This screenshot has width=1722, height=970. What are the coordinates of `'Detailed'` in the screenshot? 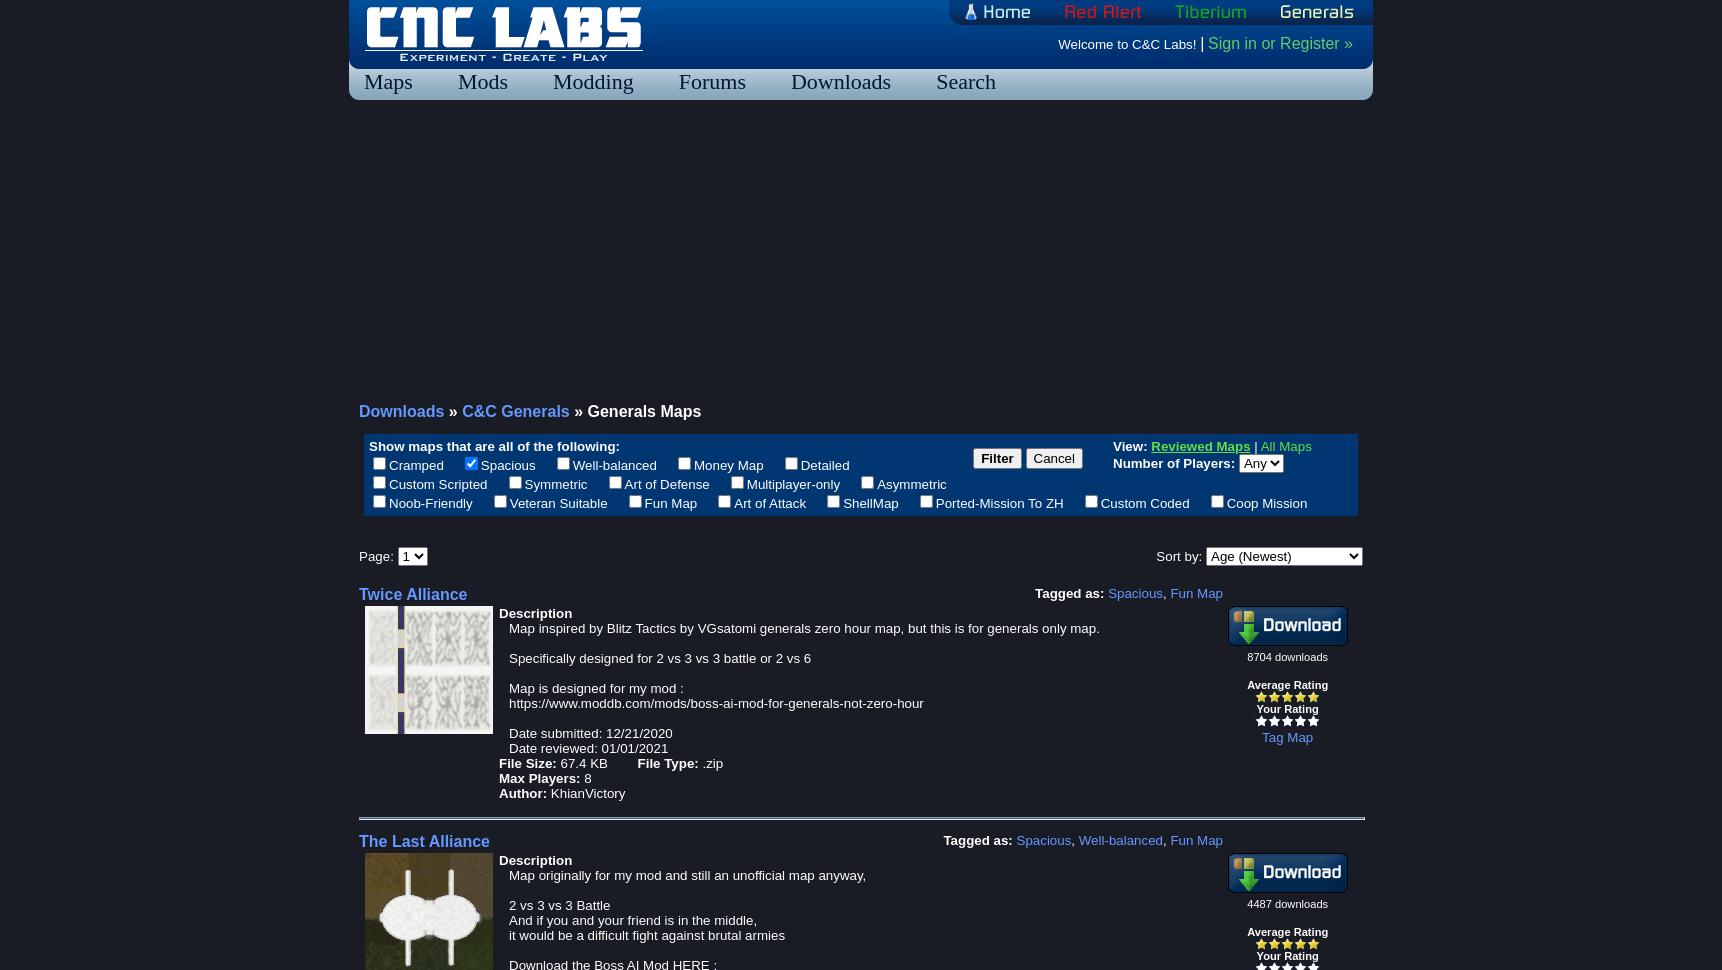 It's located at (823, 463).